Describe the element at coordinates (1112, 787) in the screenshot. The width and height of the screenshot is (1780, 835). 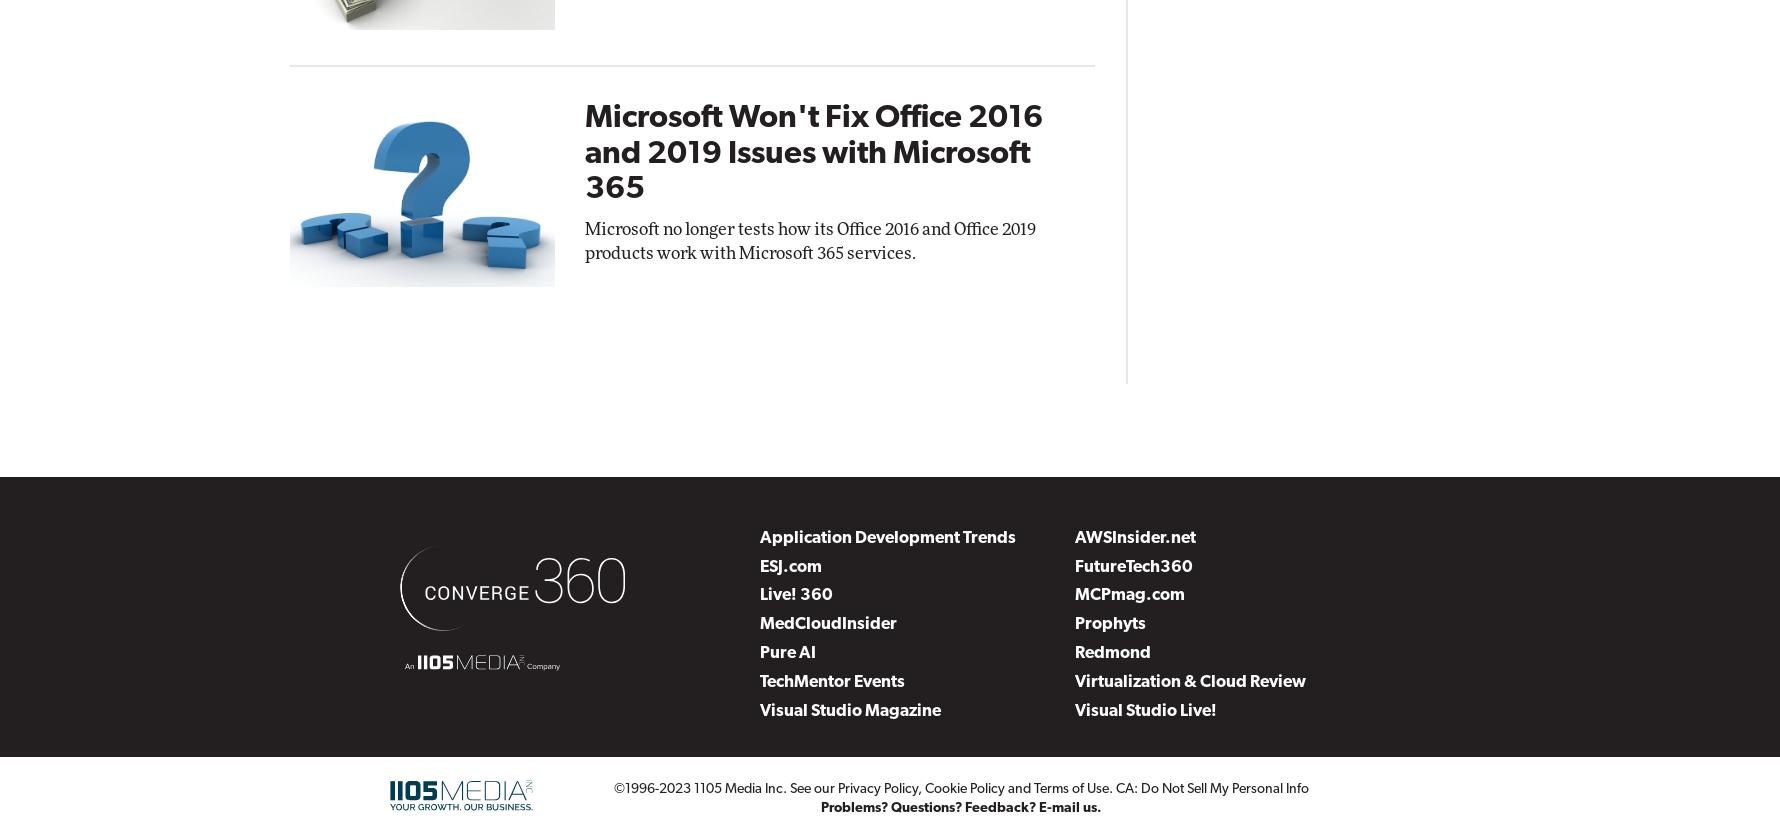
I see `'.'` at that location.